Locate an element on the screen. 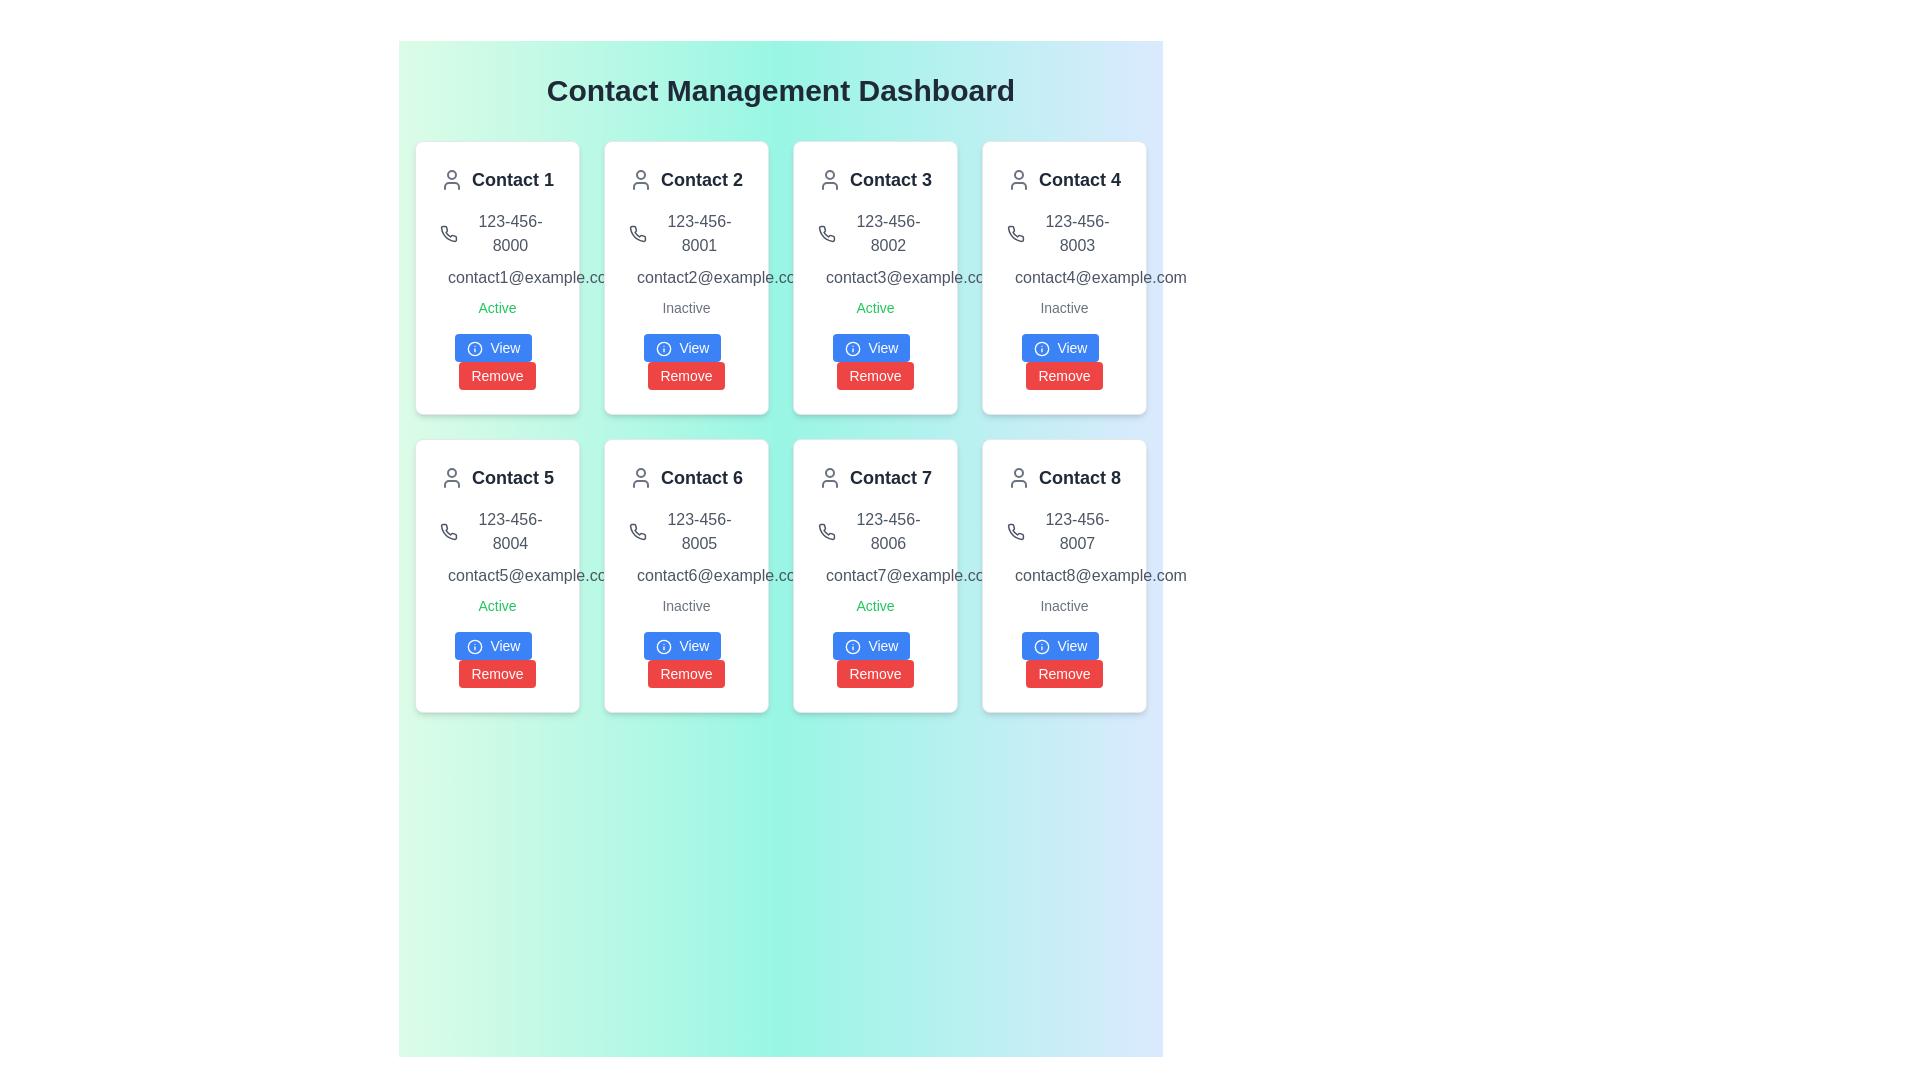 The width and height of the screenshot is (1920, 1080). the icon representing the phone number '123-456-8004' located in the card labeled 'Contact 5', positioned to the left of the phone number is located at coordinates (447, 531).